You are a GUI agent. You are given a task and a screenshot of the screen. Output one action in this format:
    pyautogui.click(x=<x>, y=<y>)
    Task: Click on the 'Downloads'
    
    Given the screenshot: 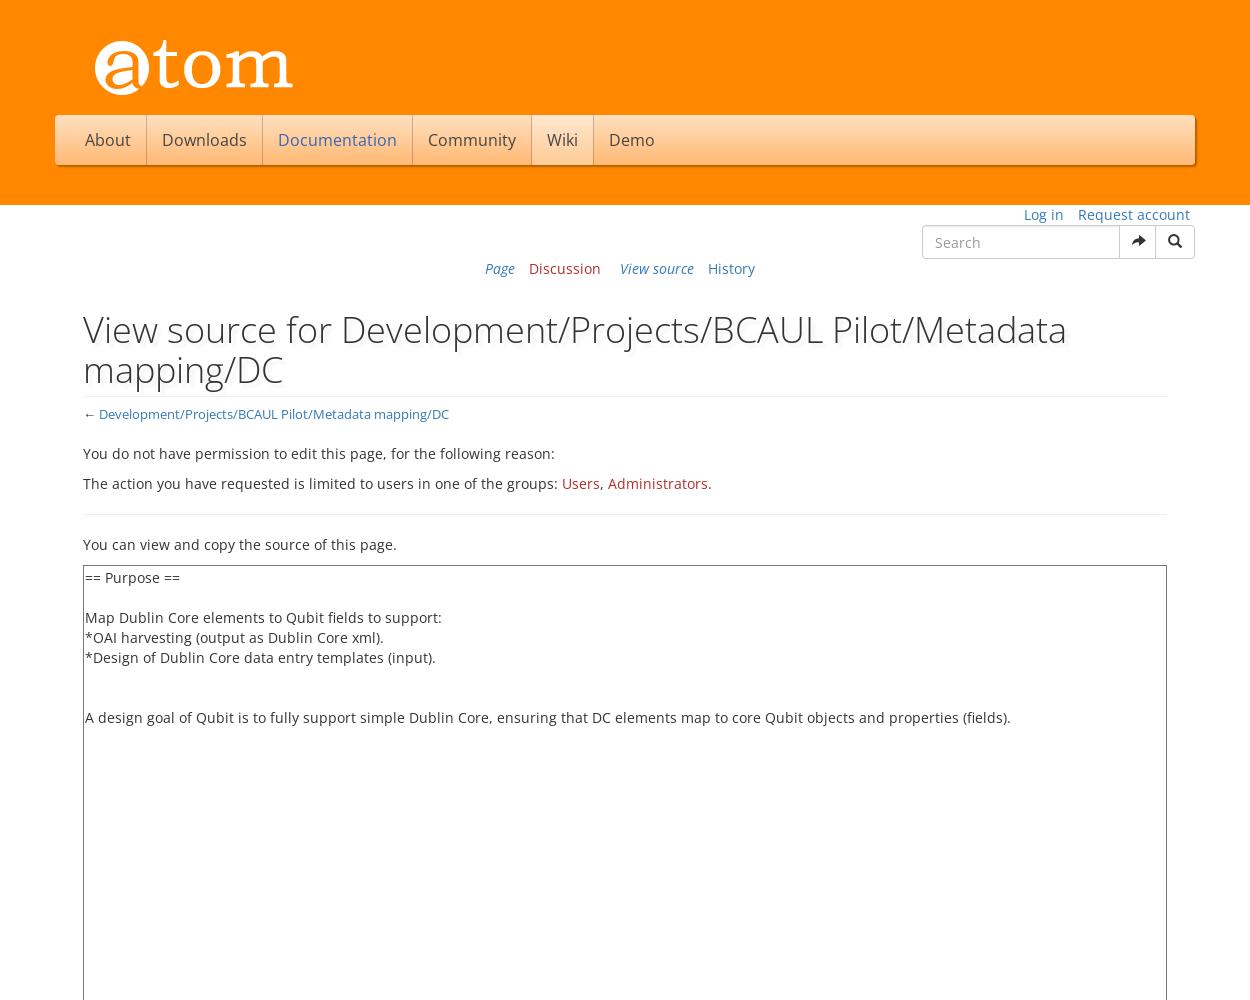 What is the action you would take?
    pyautogui.click(x=203, y=140)
    